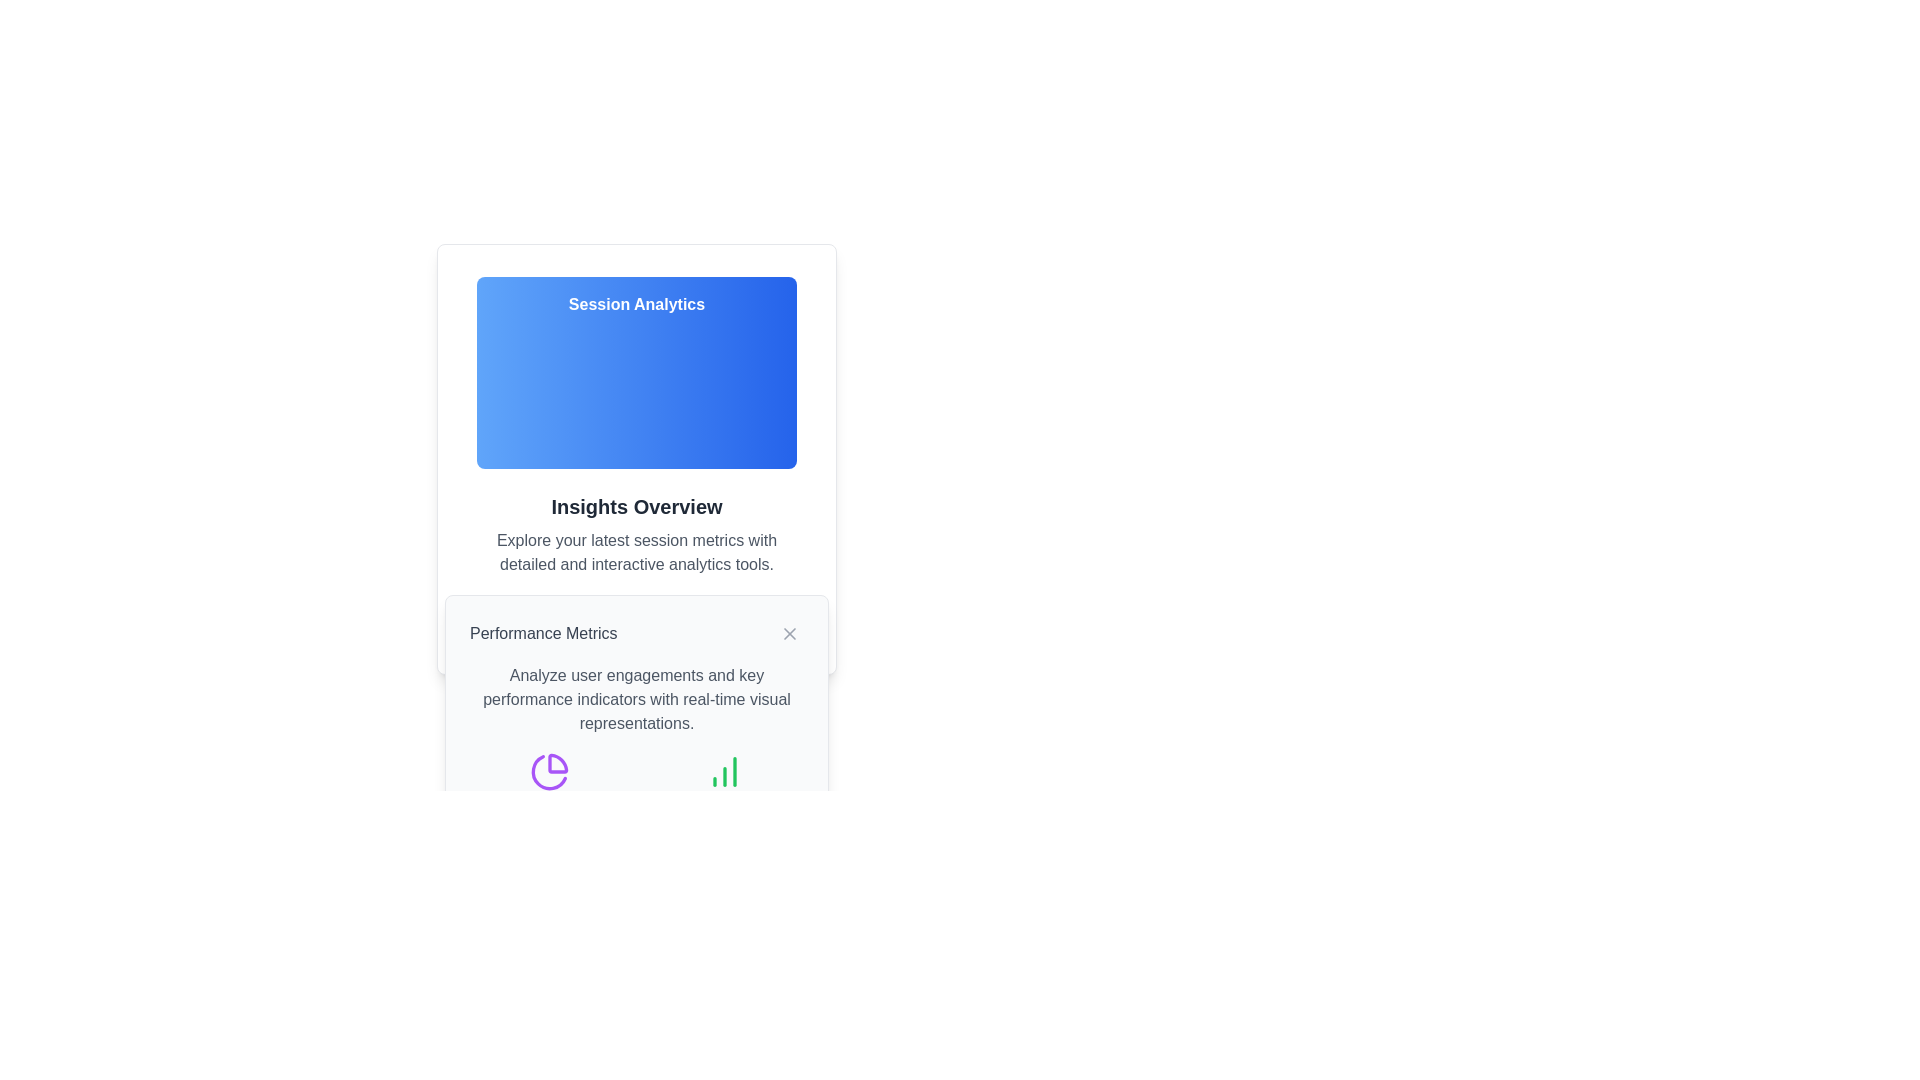  I want to click on the title banner for 'Session Analytics' located above 'Insights Overview' in the interface, so click(636, 373).